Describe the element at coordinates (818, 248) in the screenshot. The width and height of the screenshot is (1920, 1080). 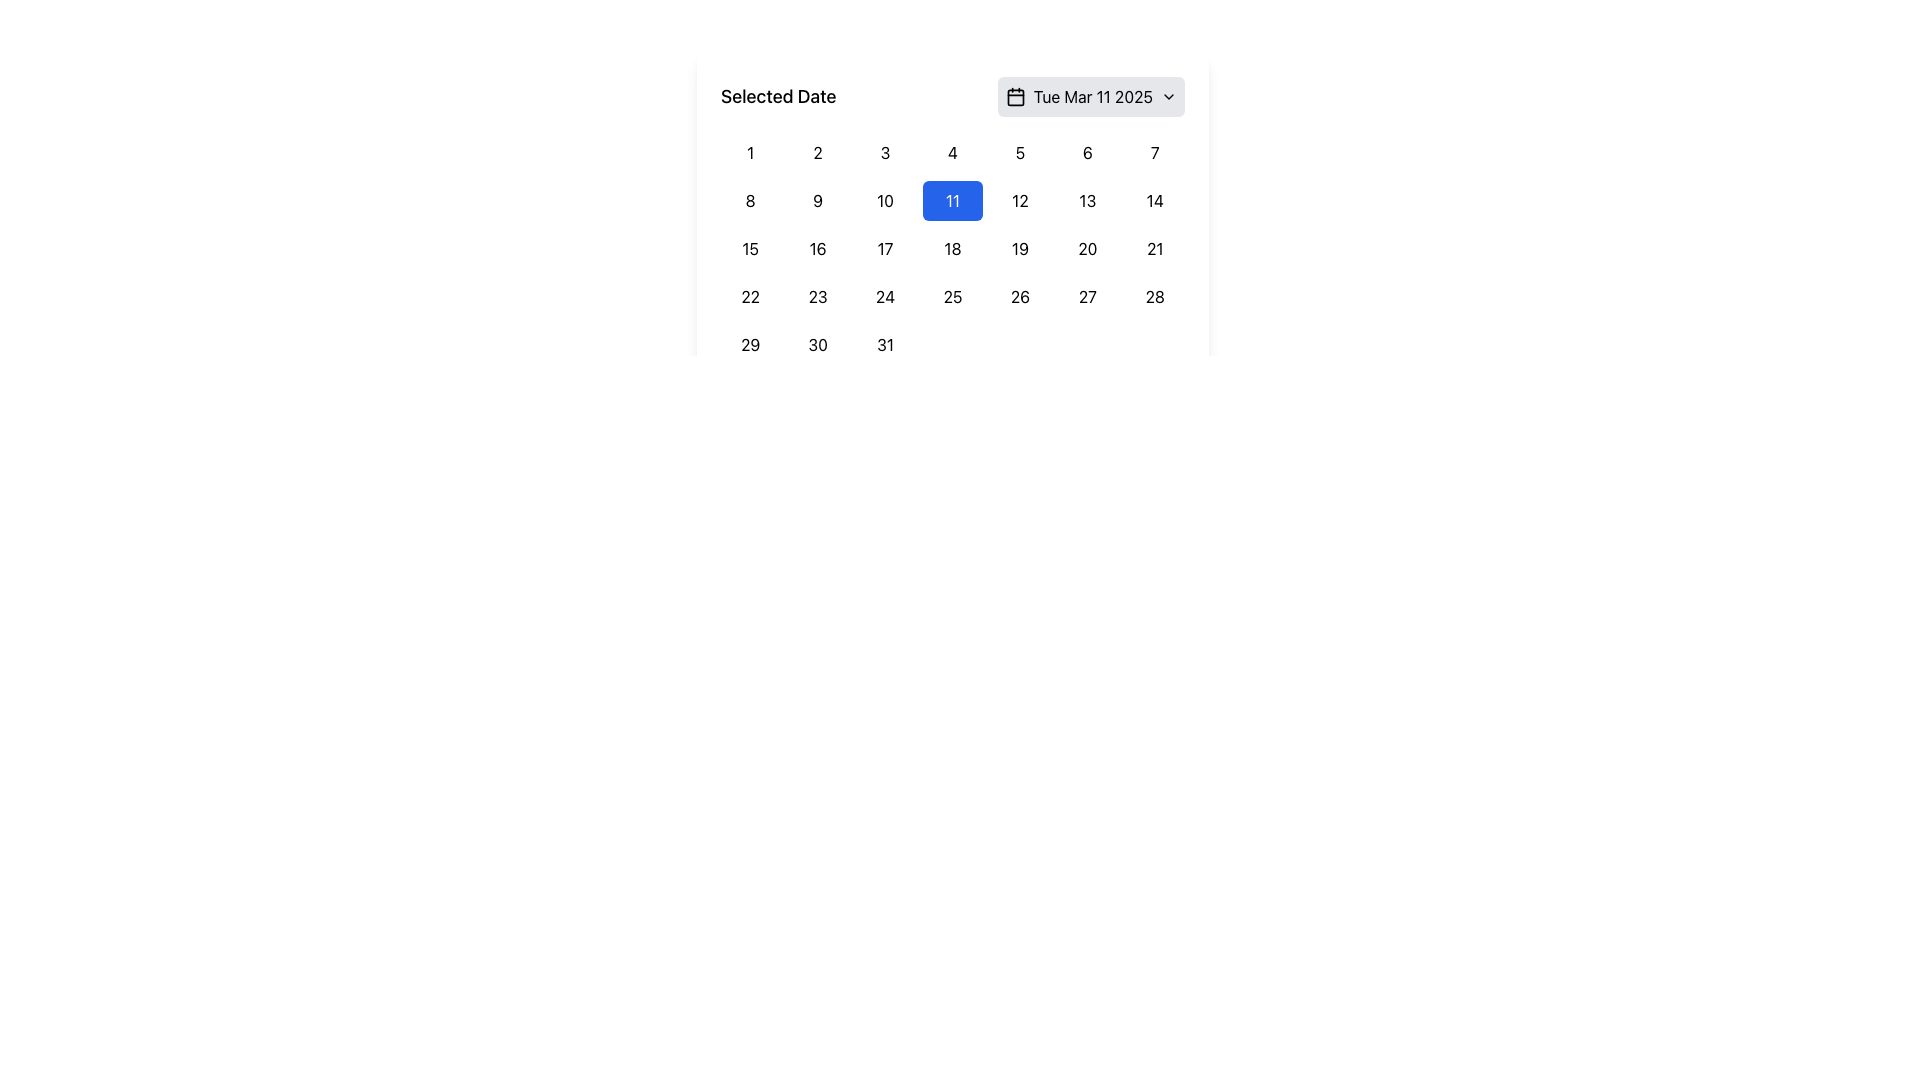
I see `the text element displaying the date '16' in the second column of the third row in the calendar grid layout` at that location.